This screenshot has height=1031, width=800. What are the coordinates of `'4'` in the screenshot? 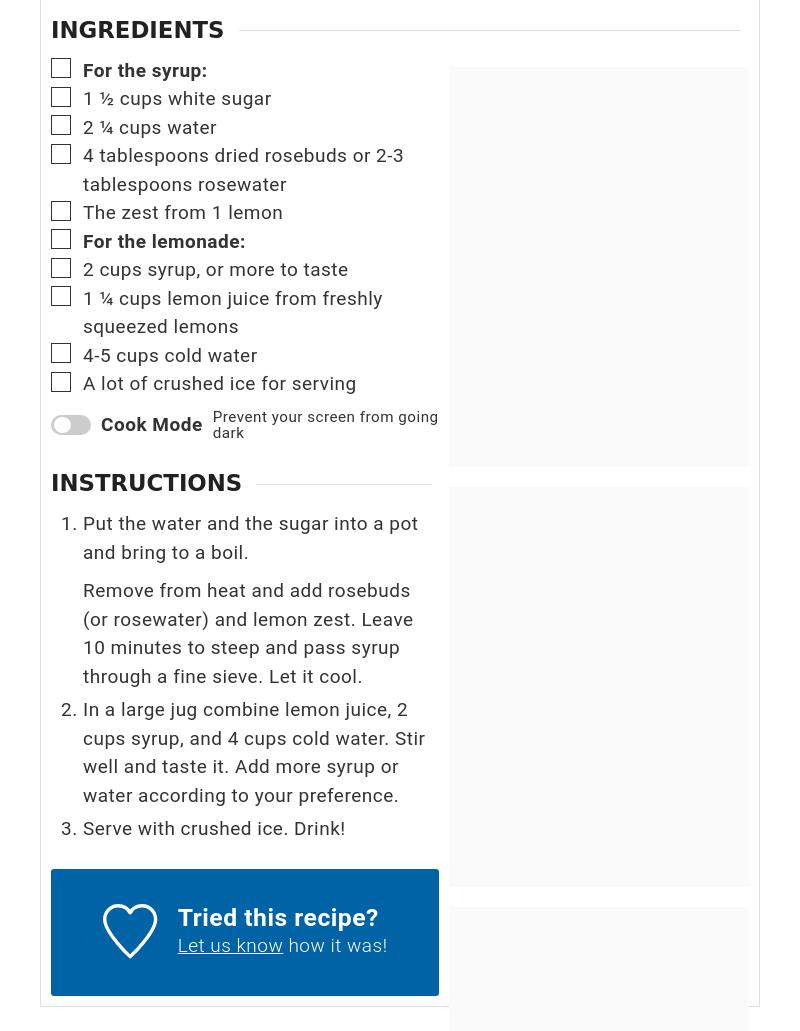 It's located at (82, 154).